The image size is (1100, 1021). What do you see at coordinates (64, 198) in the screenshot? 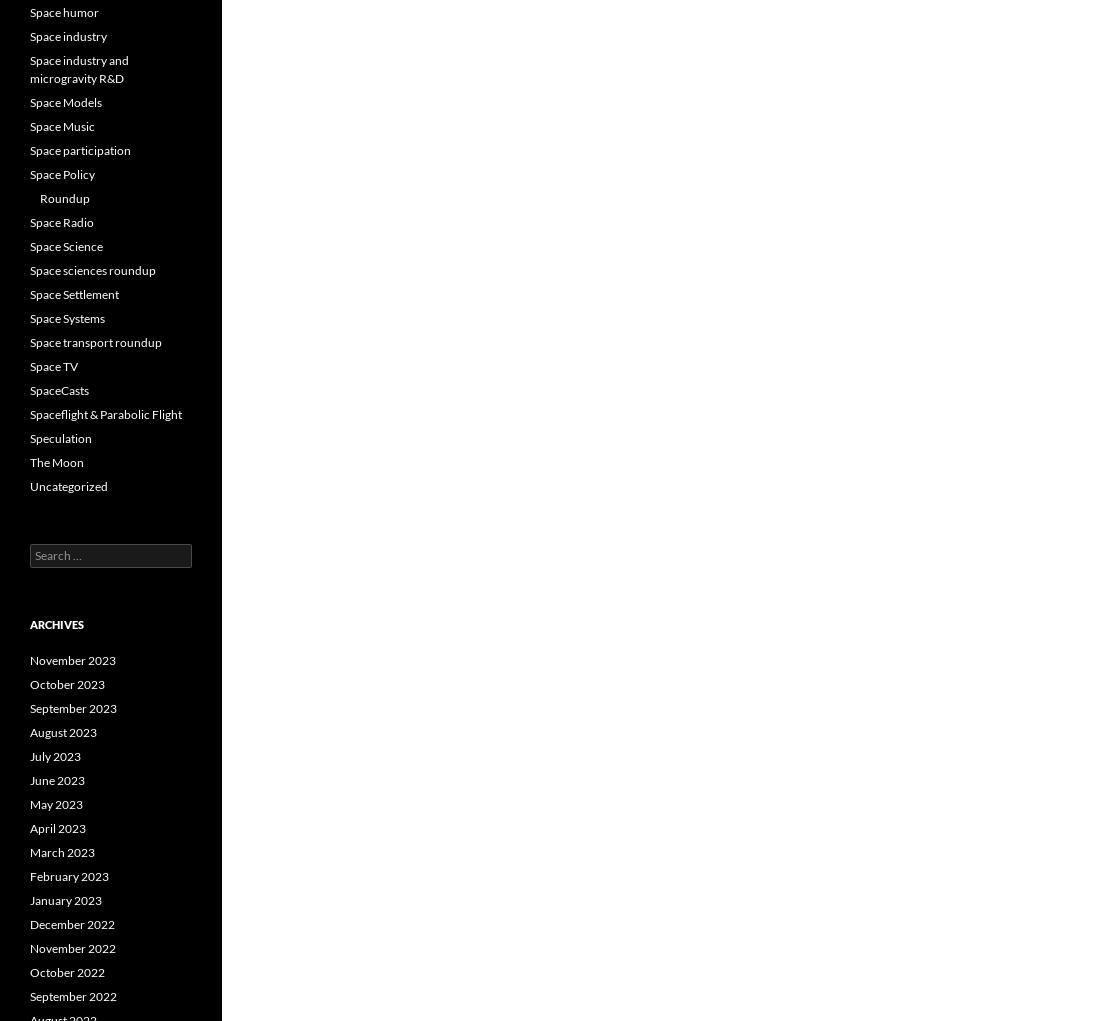
I see `'Roundup'` at bounding box center [64, 198].